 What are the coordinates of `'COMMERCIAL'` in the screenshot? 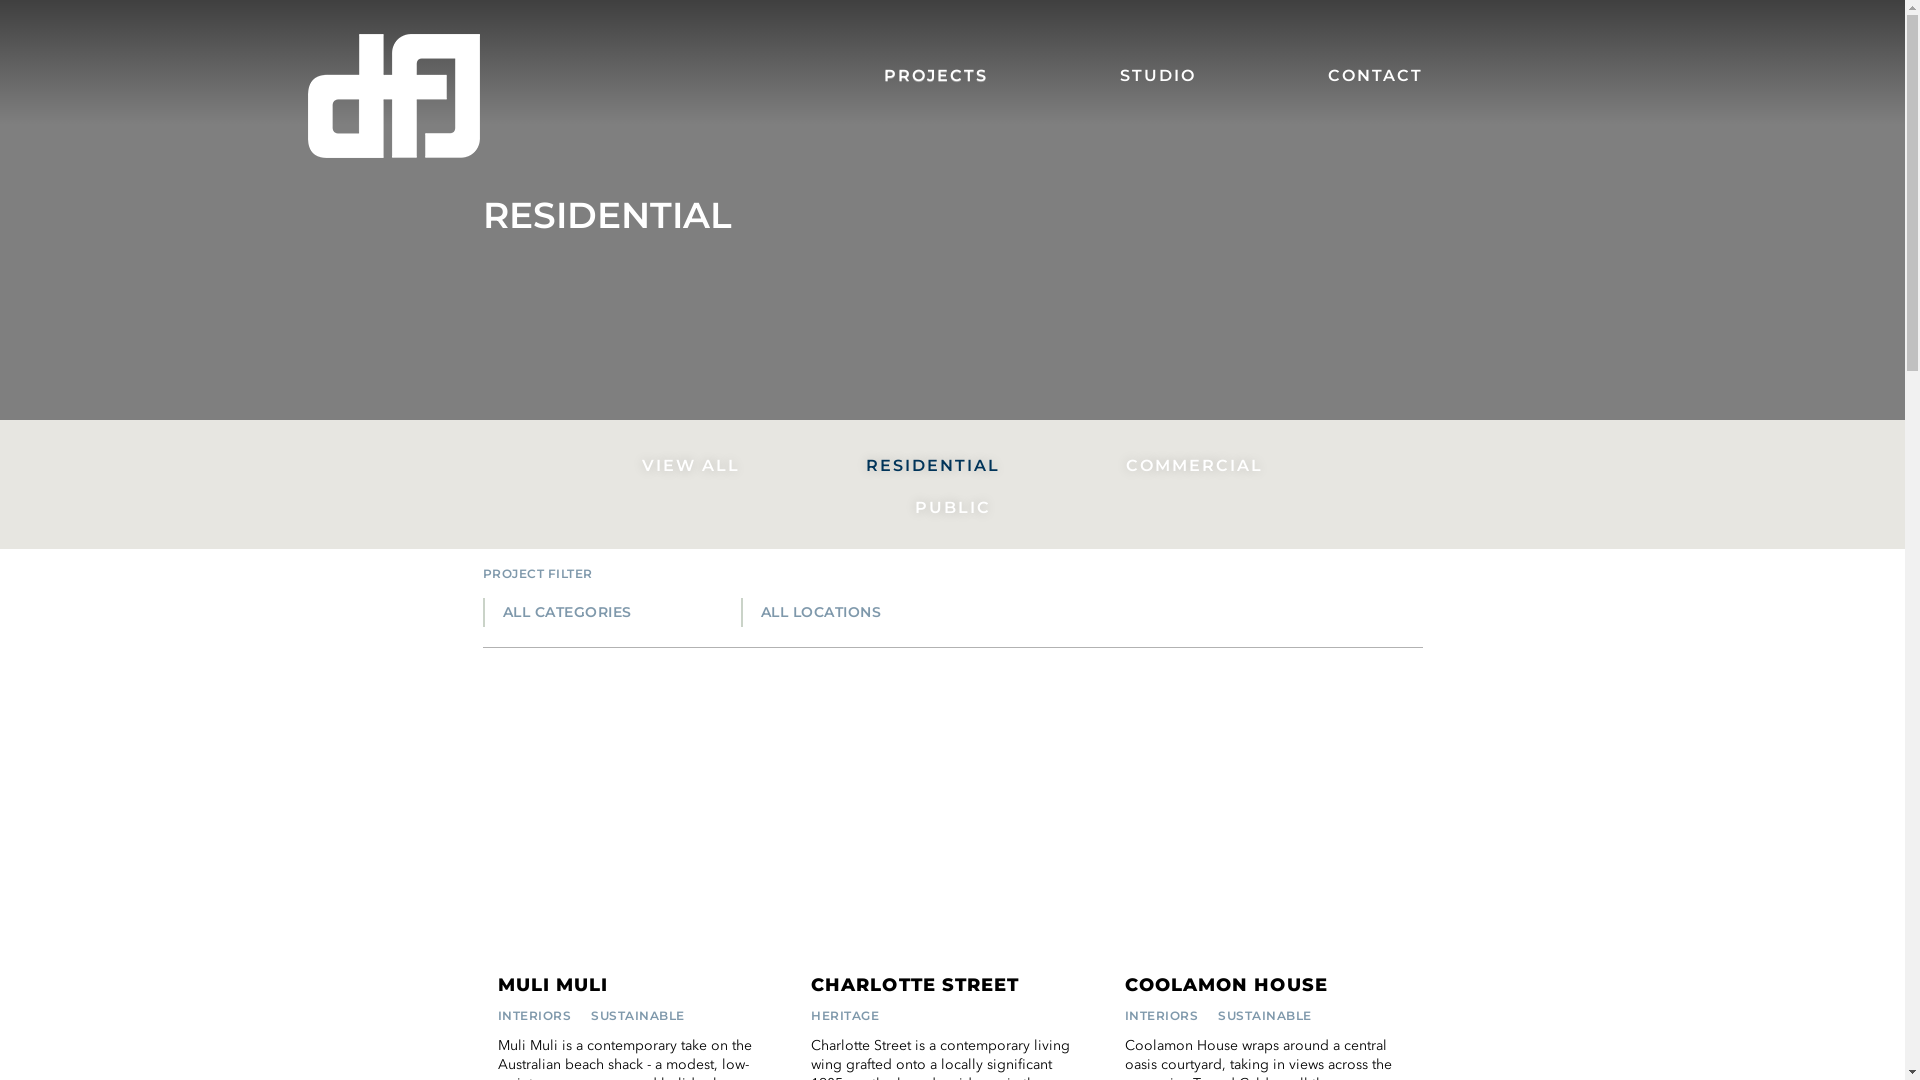 It's located at (1194, 466).